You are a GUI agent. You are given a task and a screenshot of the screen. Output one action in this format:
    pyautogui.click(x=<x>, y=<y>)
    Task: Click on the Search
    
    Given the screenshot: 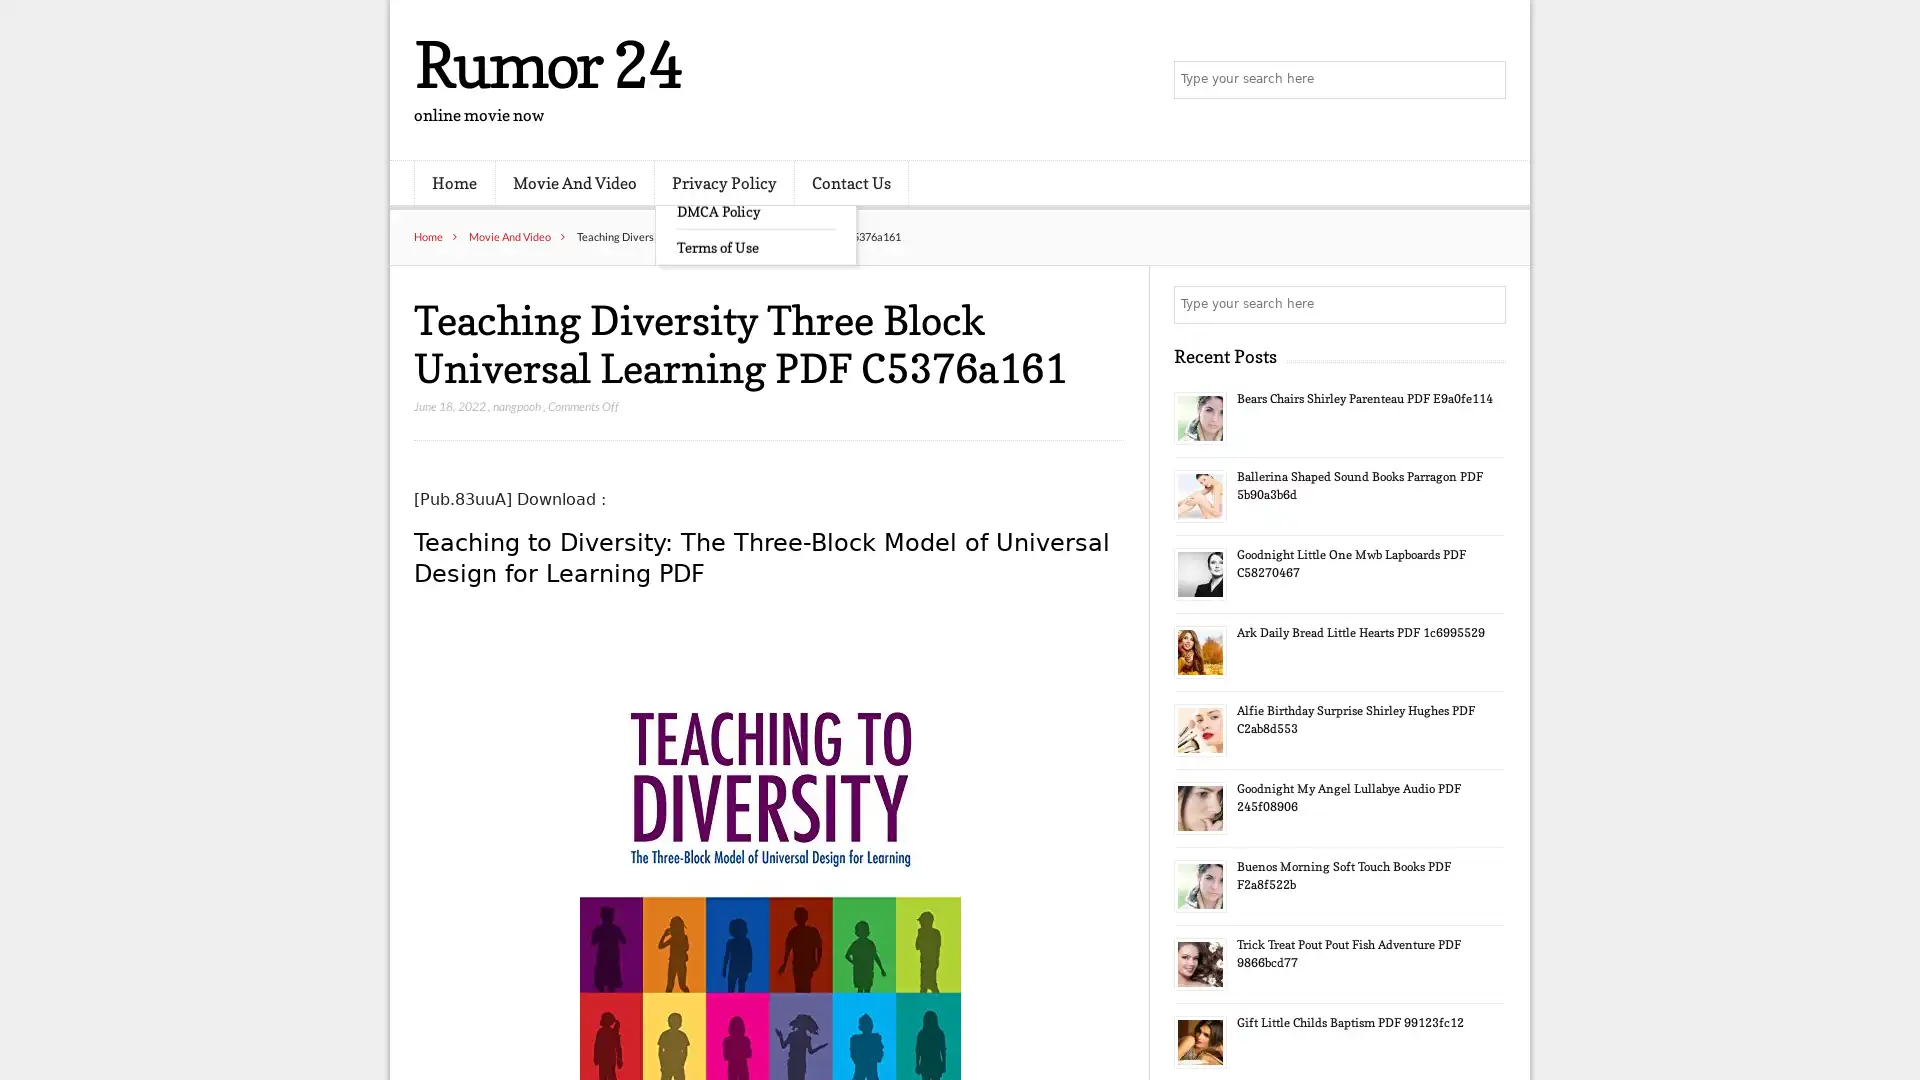 What is the action you would take?
    pyautogui.click(x=1485, y=80)
    